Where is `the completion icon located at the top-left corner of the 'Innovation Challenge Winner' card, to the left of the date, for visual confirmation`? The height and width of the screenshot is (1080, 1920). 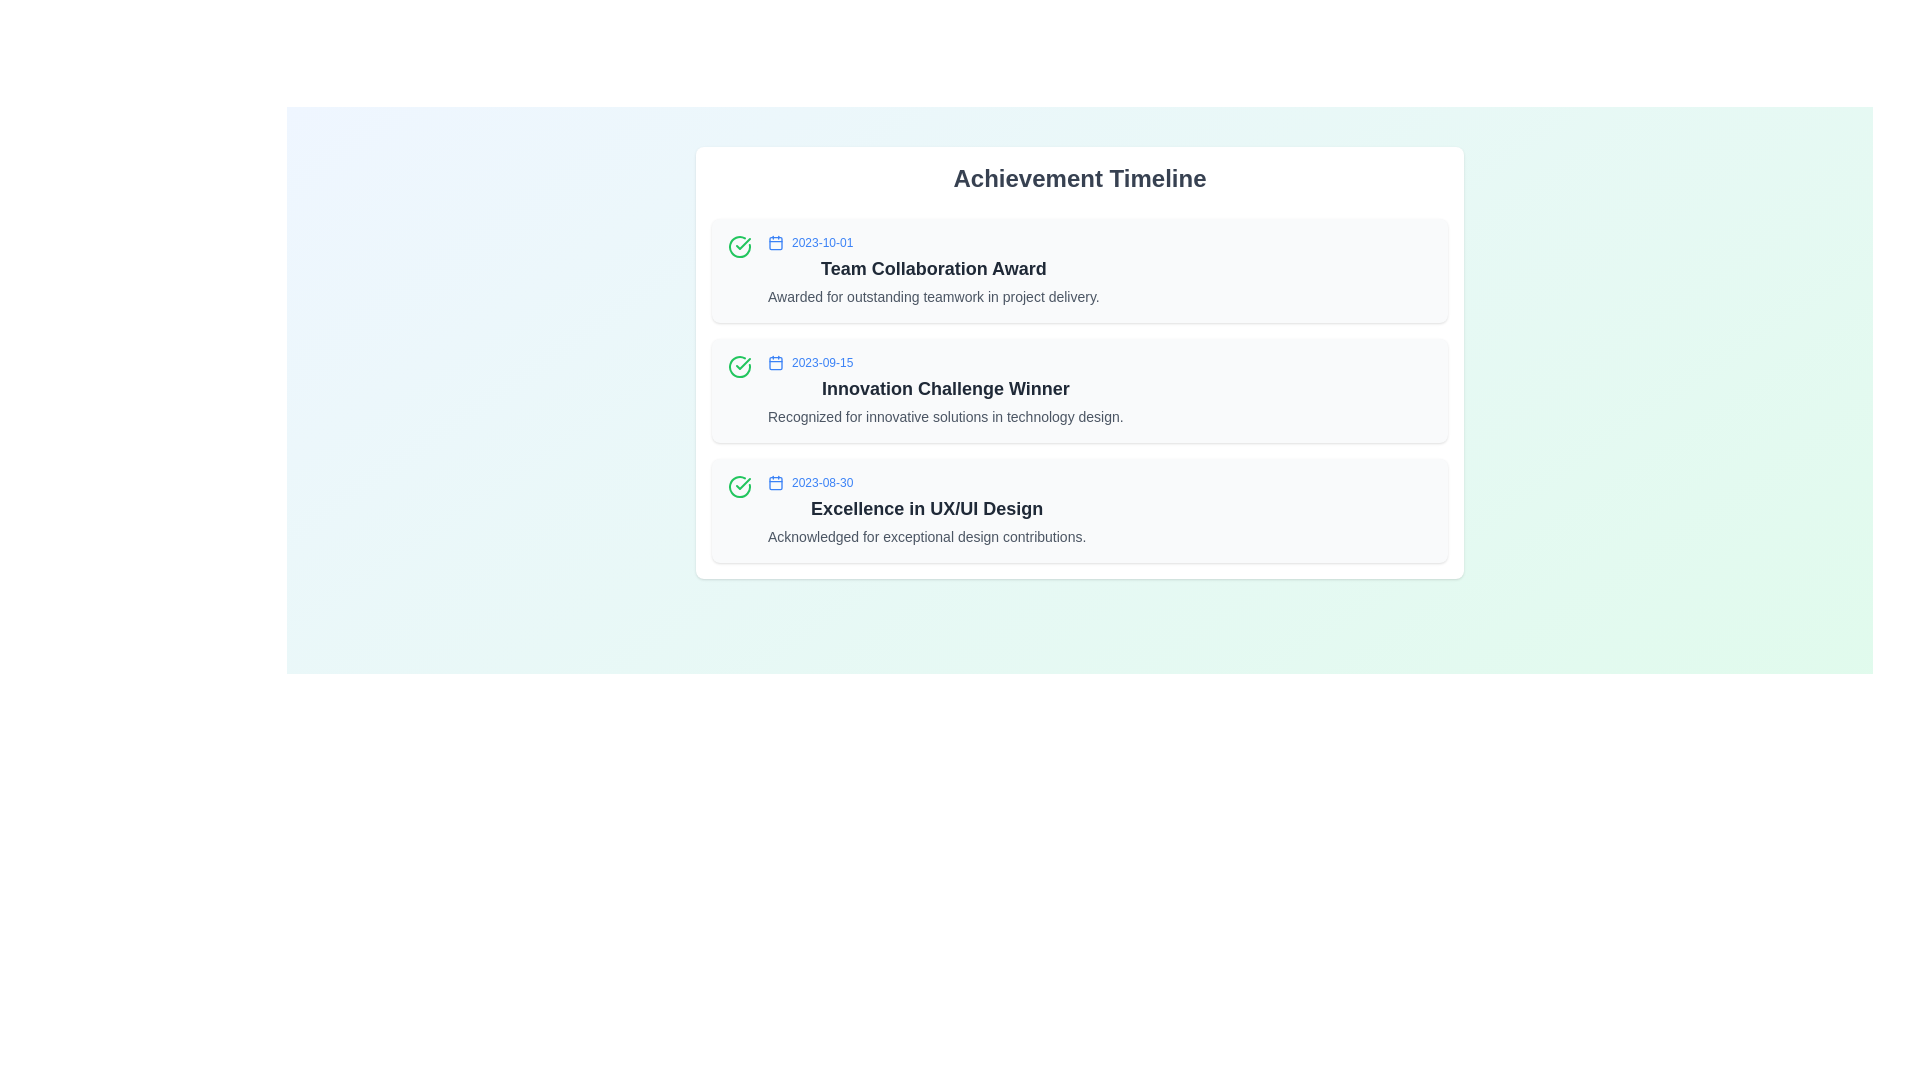
the completion icon located at the top-left corner of the 'Innovation Challenge Winner' card, to the left of the date, for visual confirmation is located at coordinates (738, 366).